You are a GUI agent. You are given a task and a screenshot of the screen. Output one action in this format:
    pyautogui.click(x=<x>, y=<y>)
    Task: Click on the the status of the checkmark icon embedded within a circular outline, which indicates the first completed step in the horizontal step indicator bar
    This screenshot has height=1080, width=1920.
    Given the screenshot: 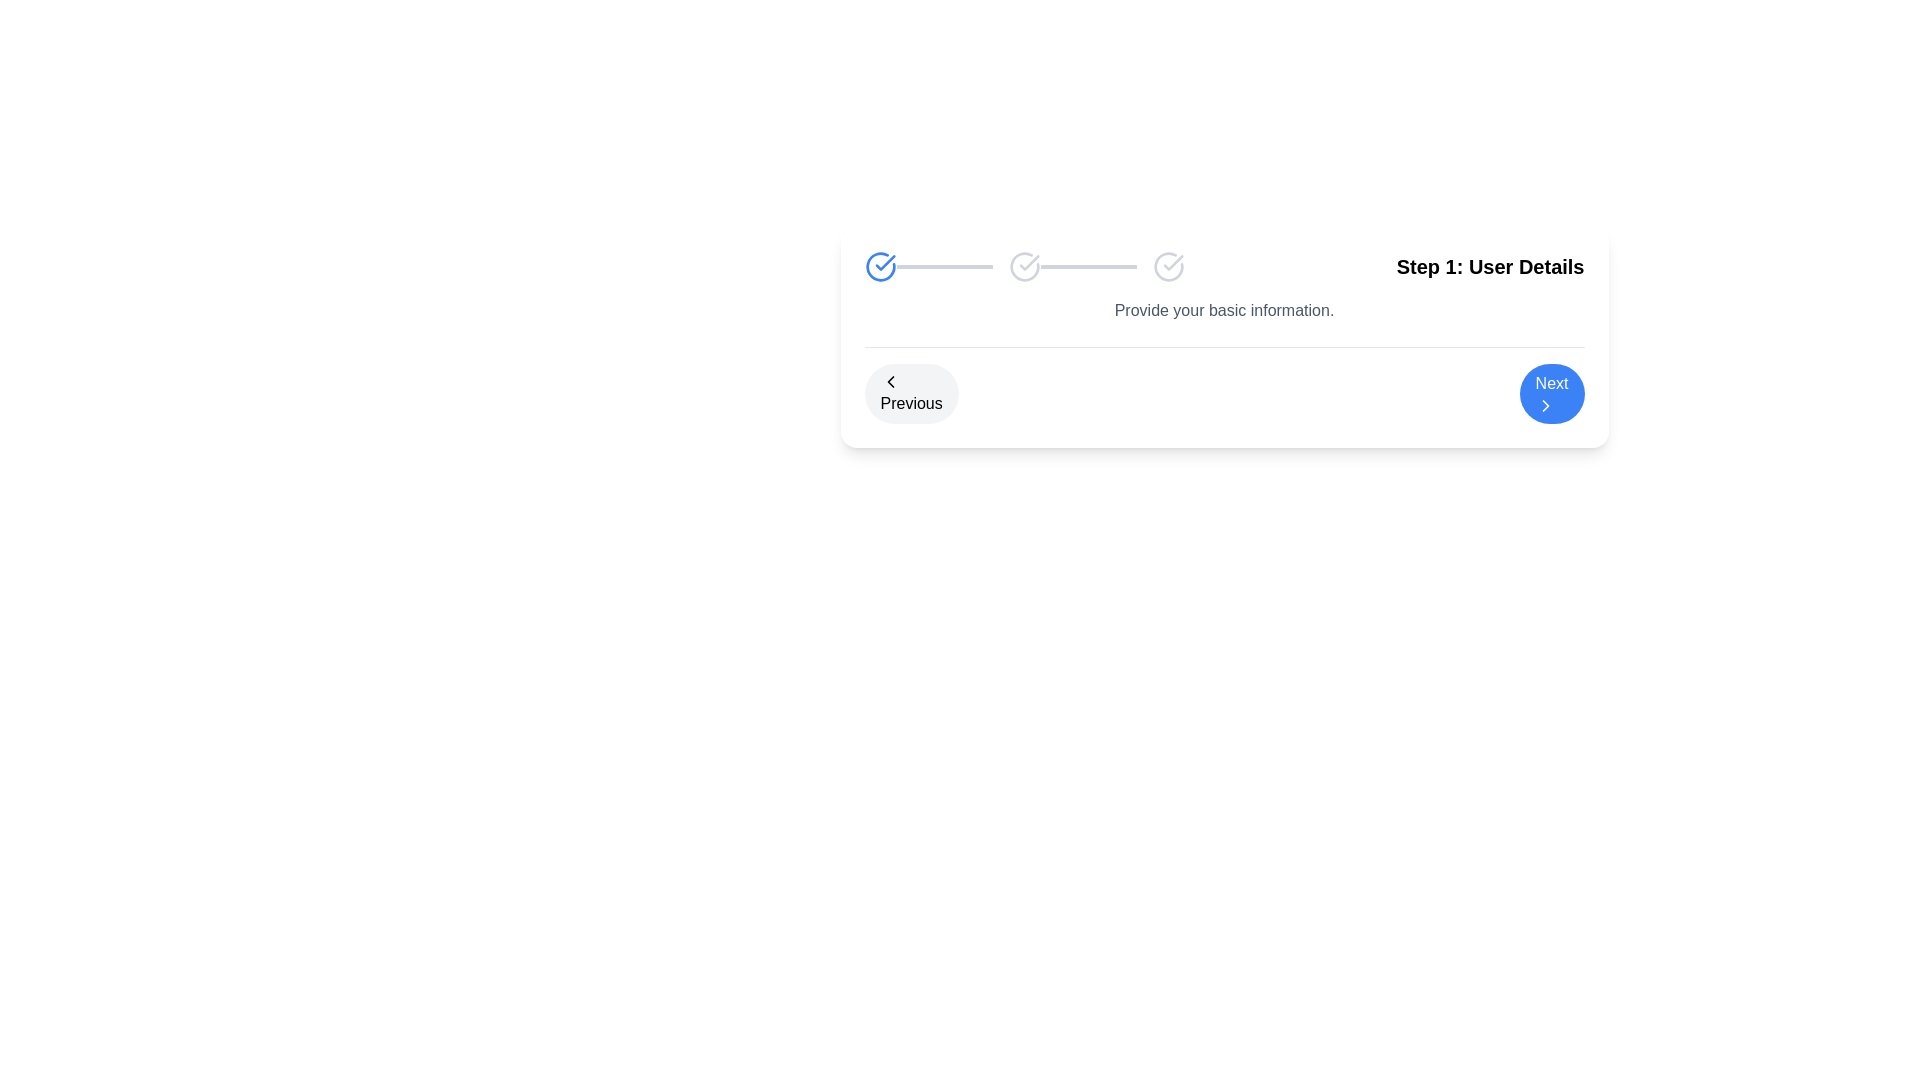 What is the action you would take?
    pyautogui.click(x=1173, y=261)
    